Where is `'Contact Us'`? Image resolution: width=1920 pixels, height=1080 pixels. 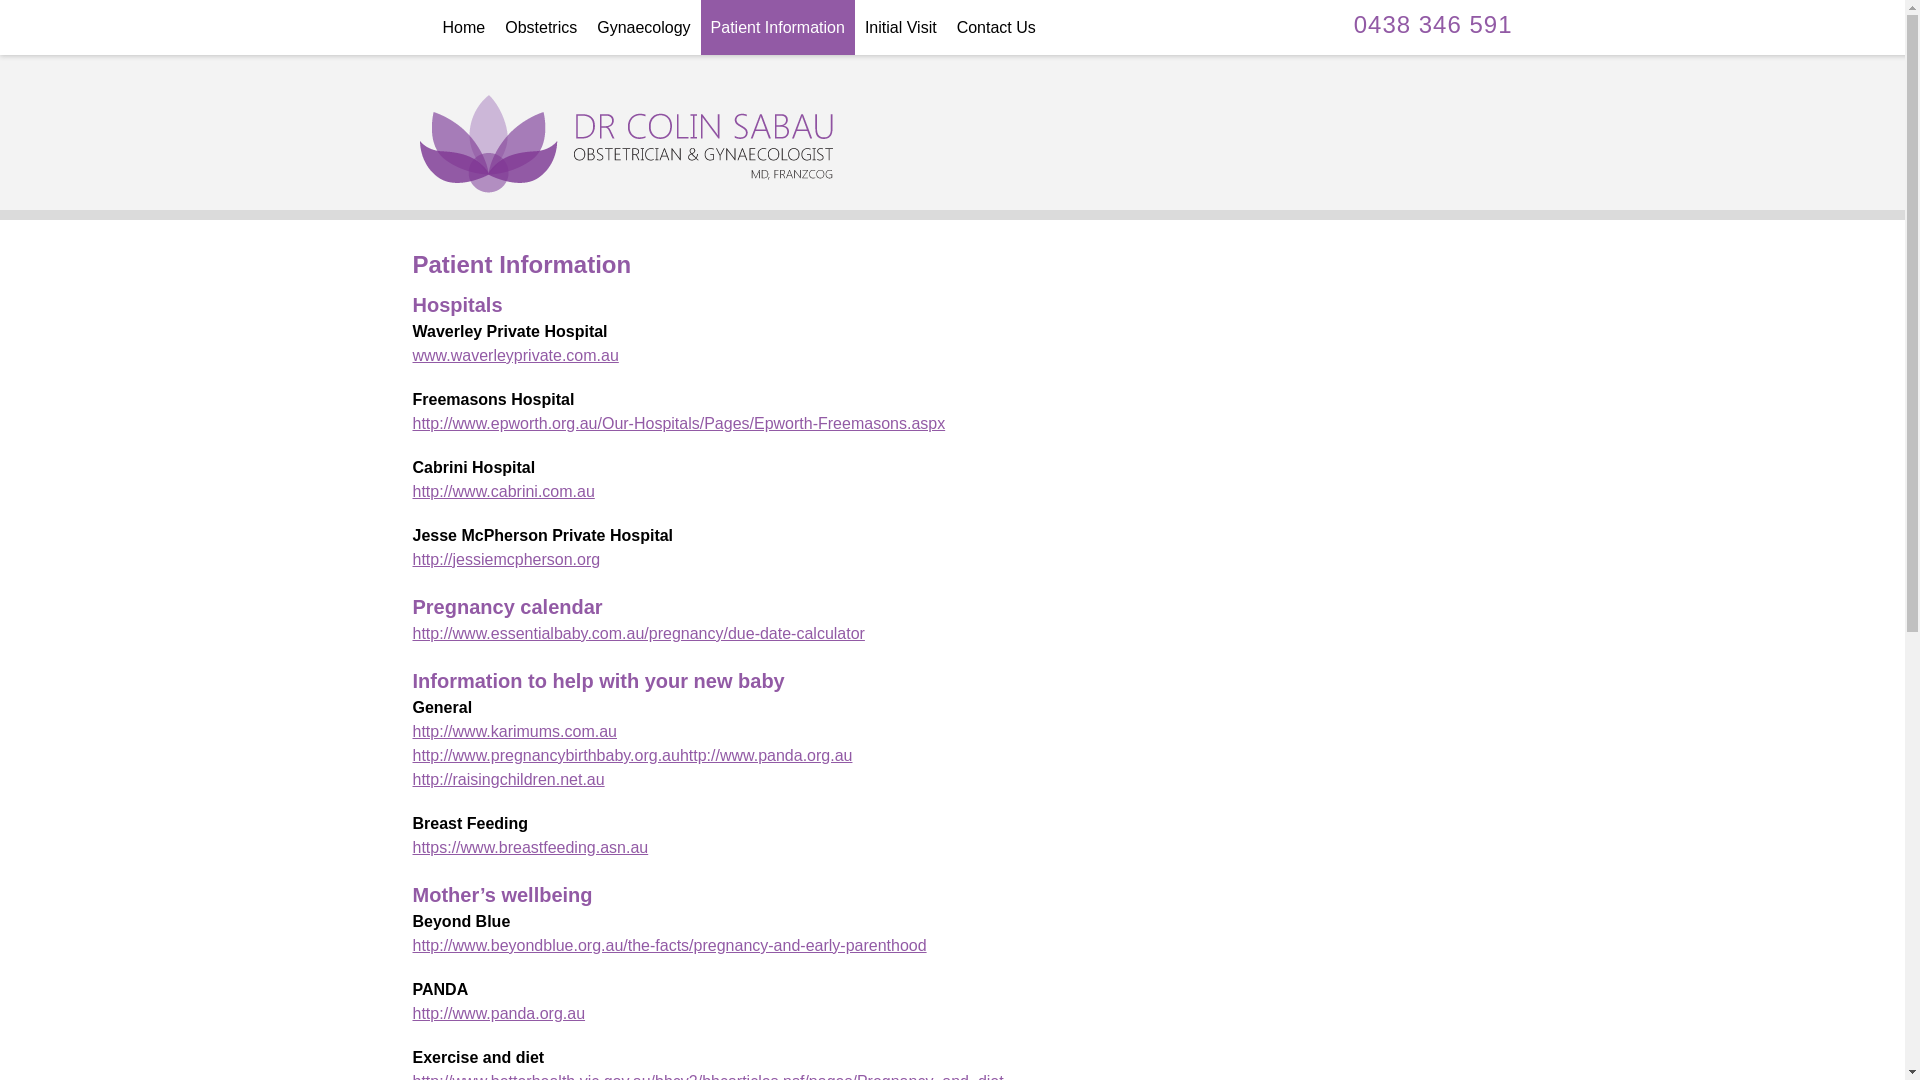
'Contact Us' is located at coordinates (996, 27).